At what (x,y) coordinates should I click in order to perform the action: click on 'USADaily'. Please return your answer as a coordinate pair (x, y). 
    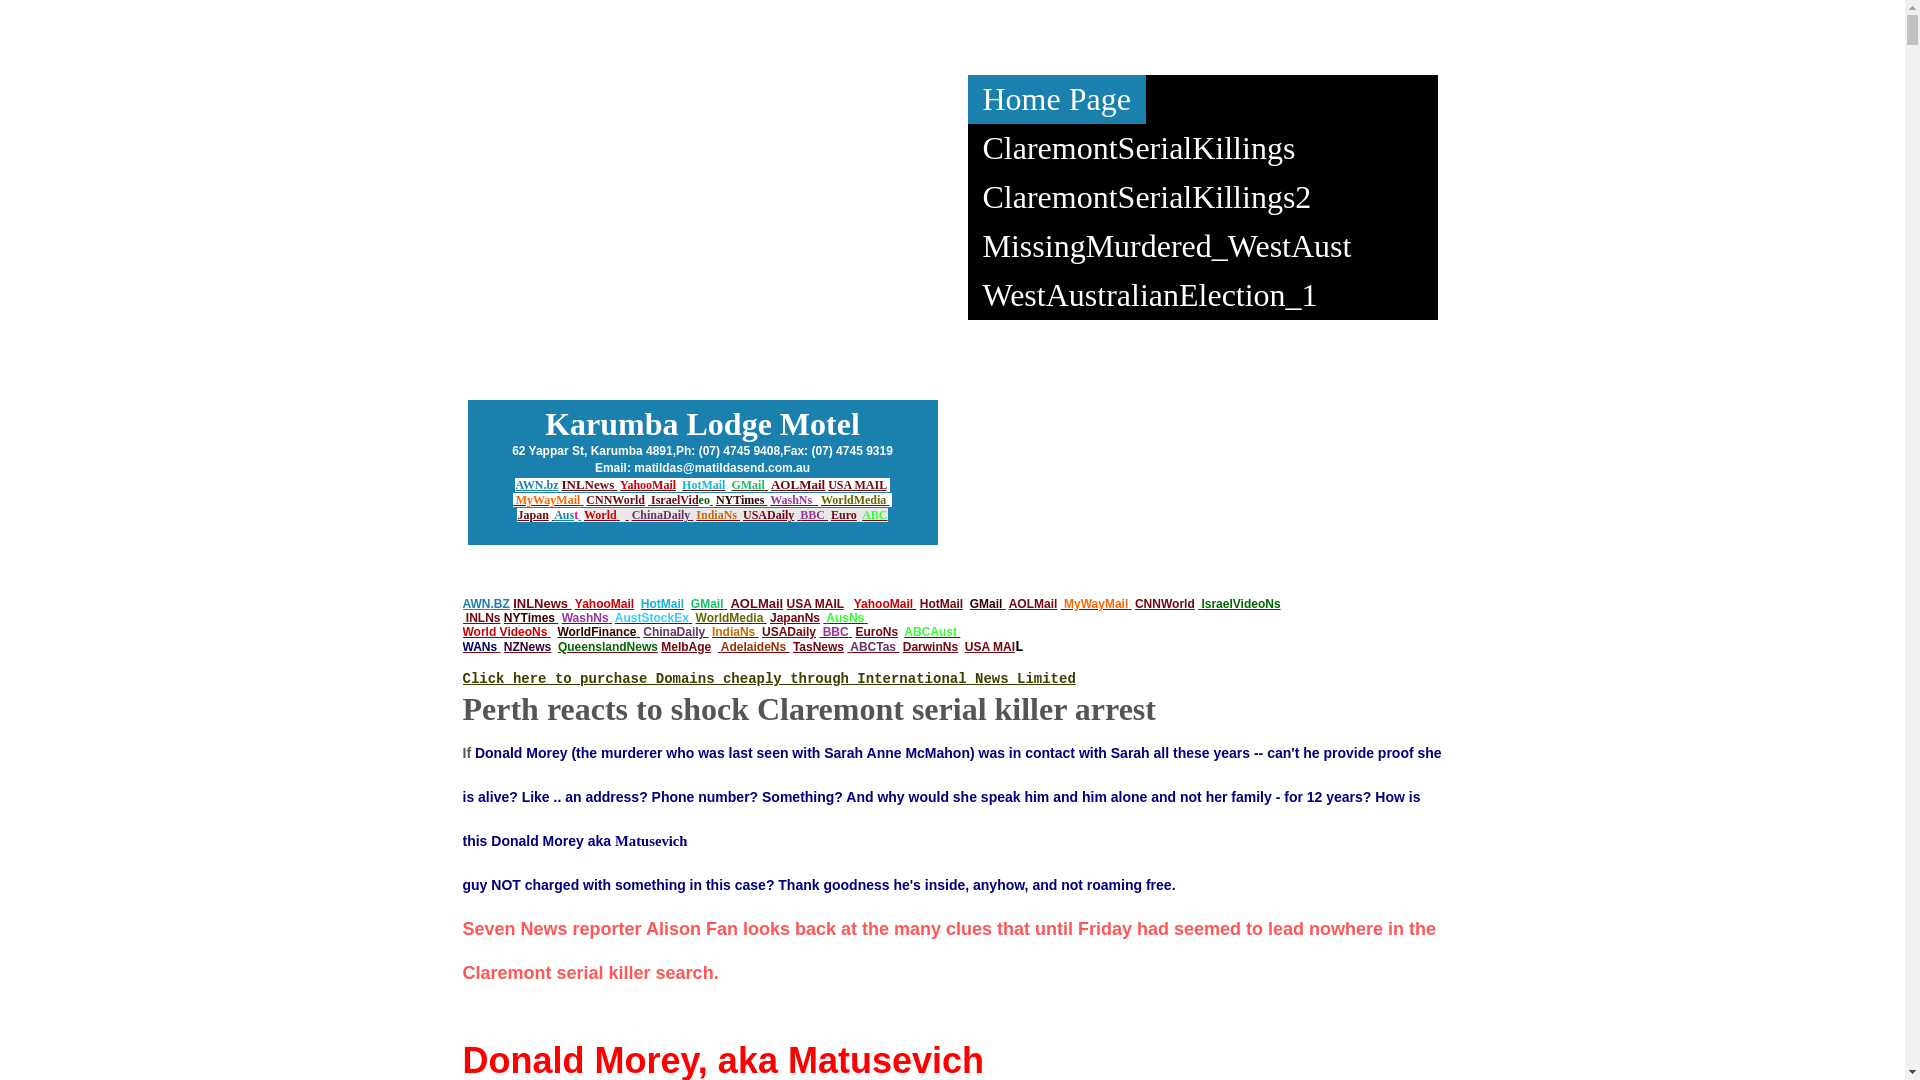
    Looking at the image, I should click on (767, 514).